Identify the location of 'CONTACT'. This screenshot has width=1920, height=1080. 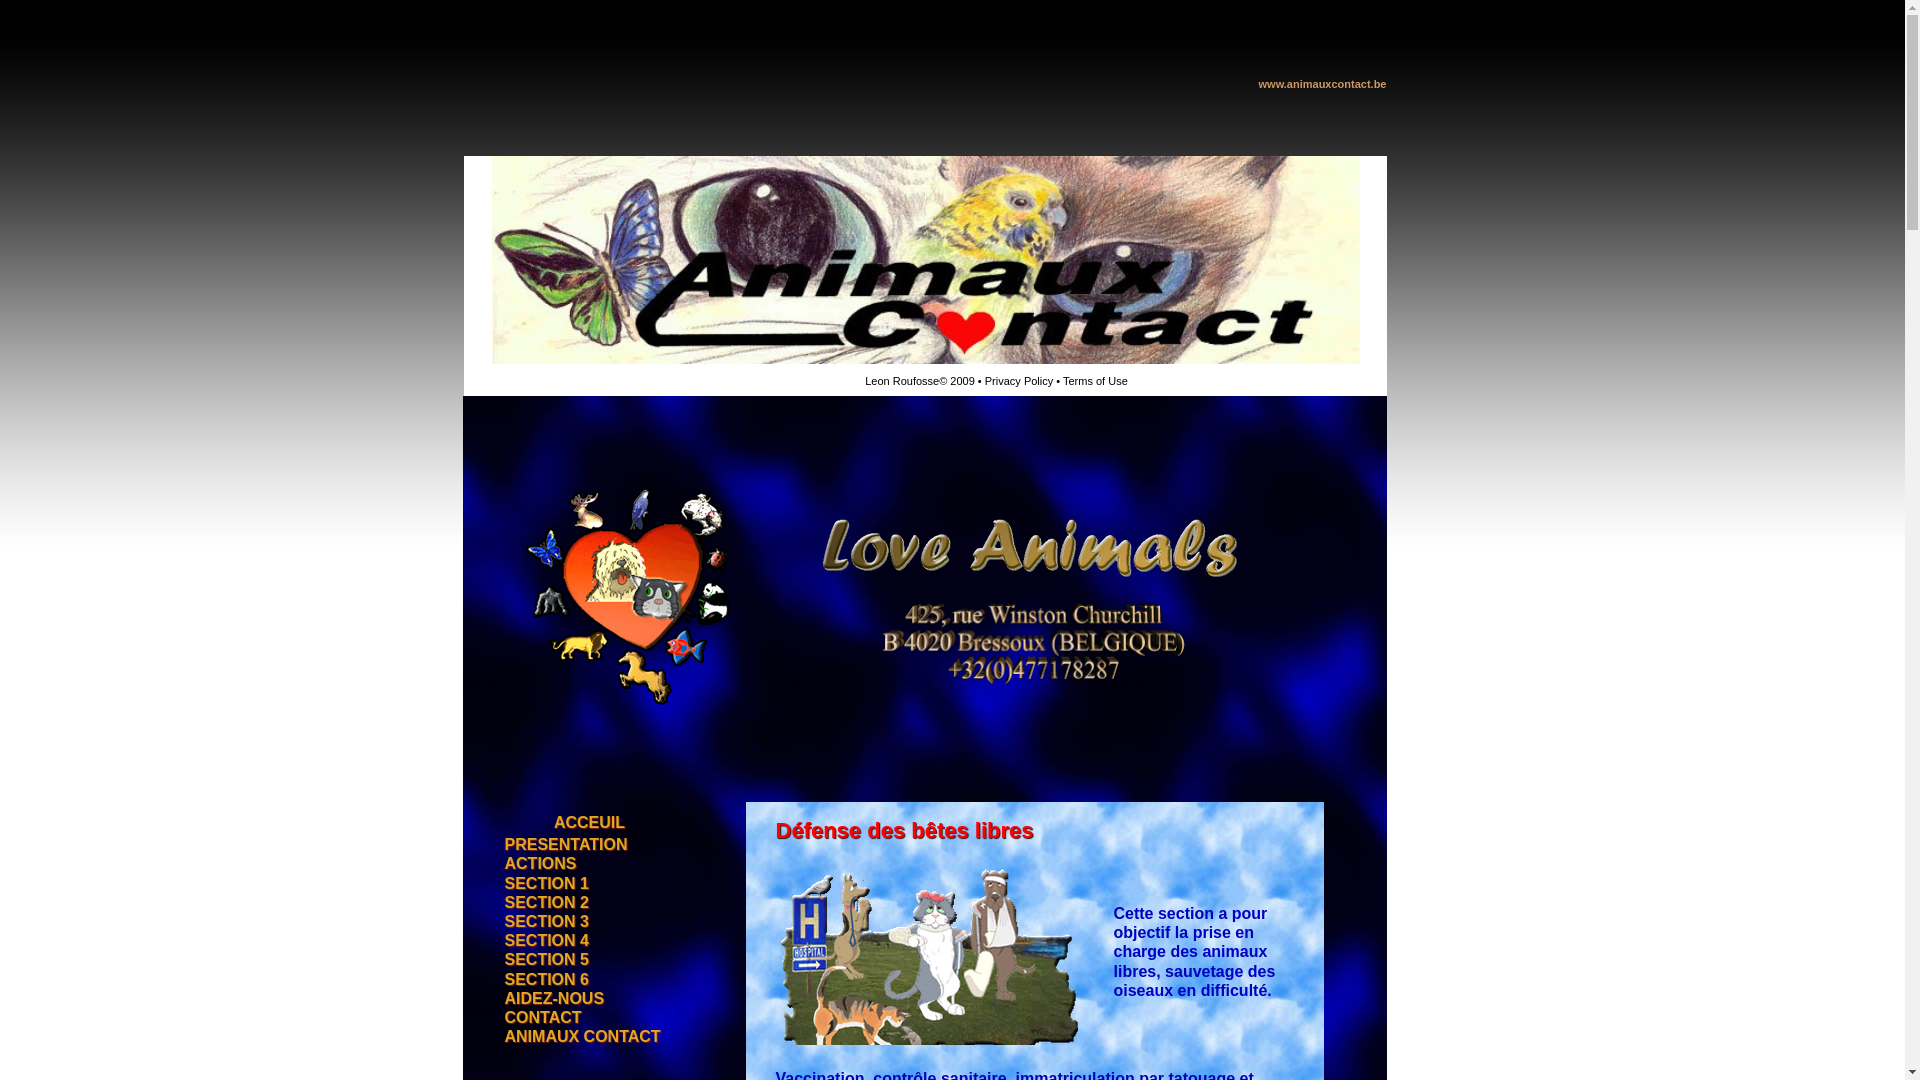
(542, 1018).